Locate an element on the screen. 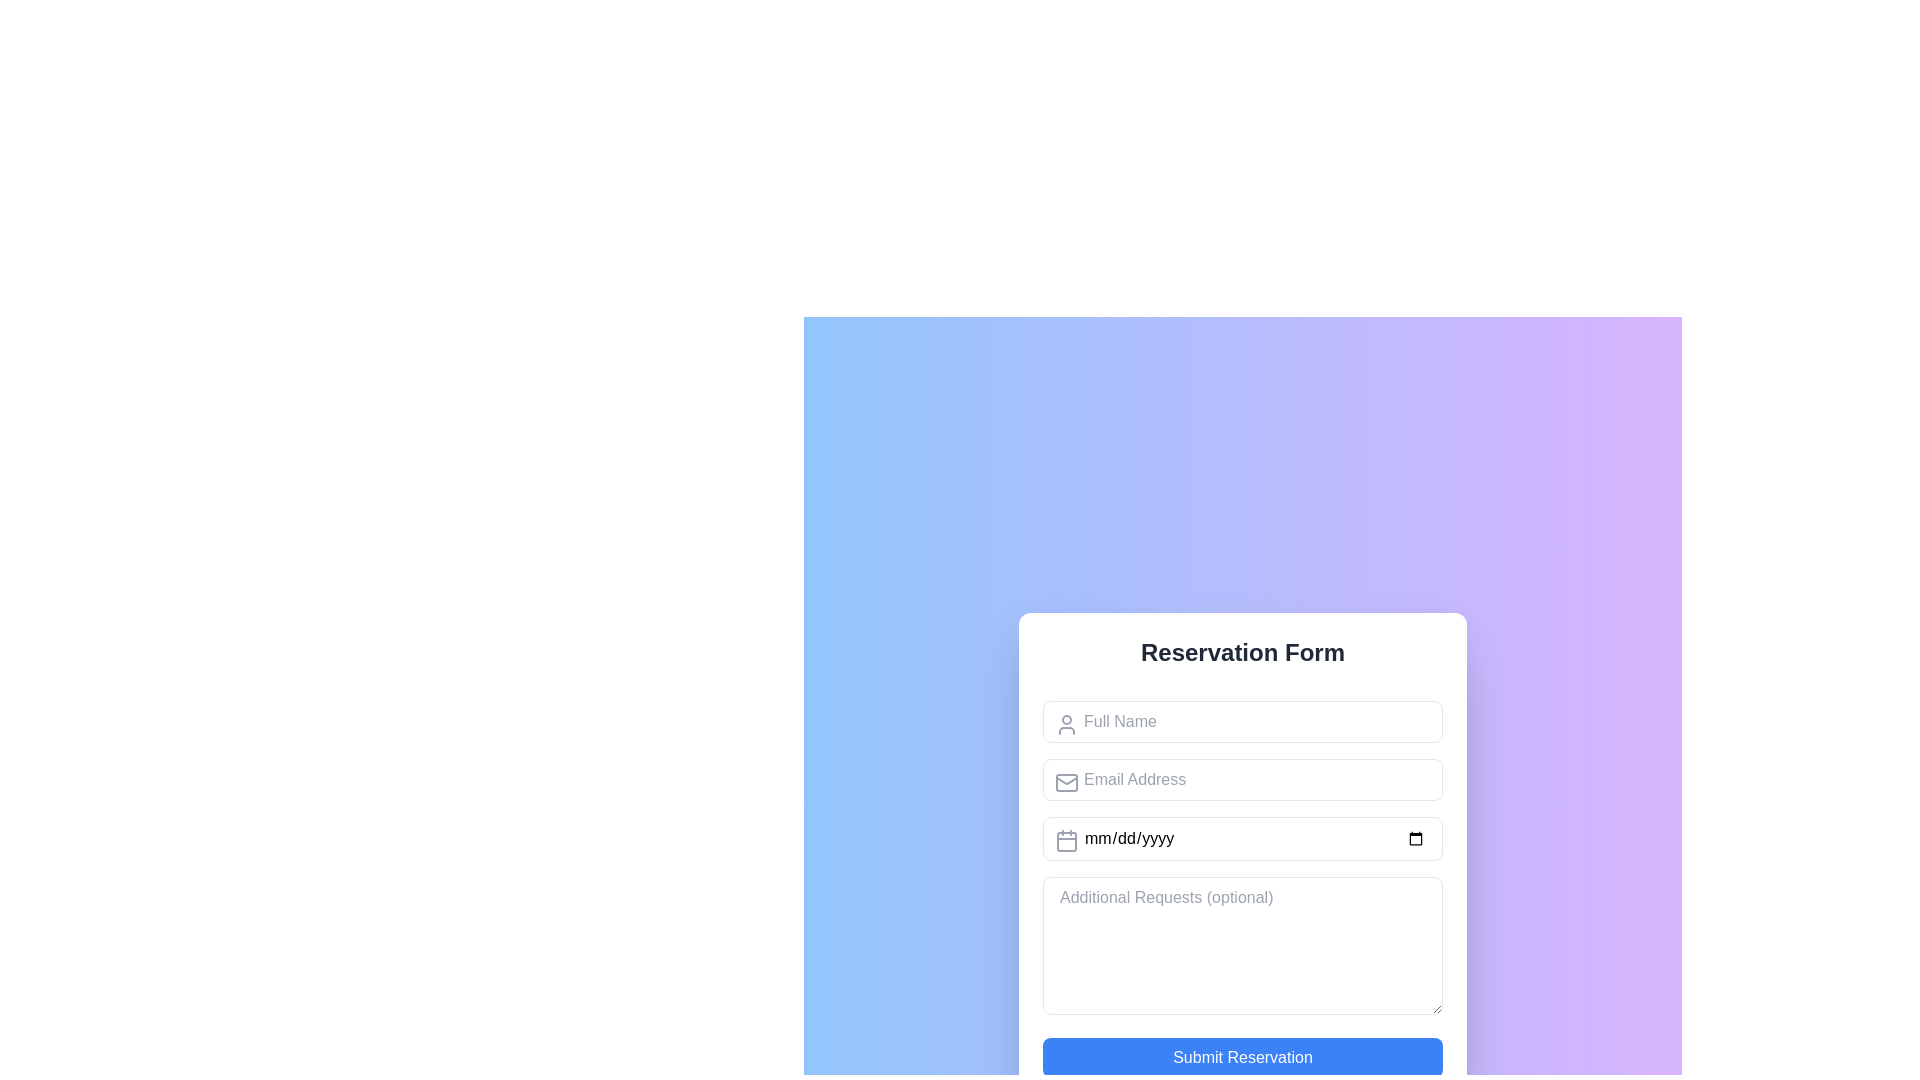  the rectangular icon background with rounded corners, styled with a light gray fill, located inside the calendar icon to the left of the date input field in the reservation form is located at coordinates (1065, 841).